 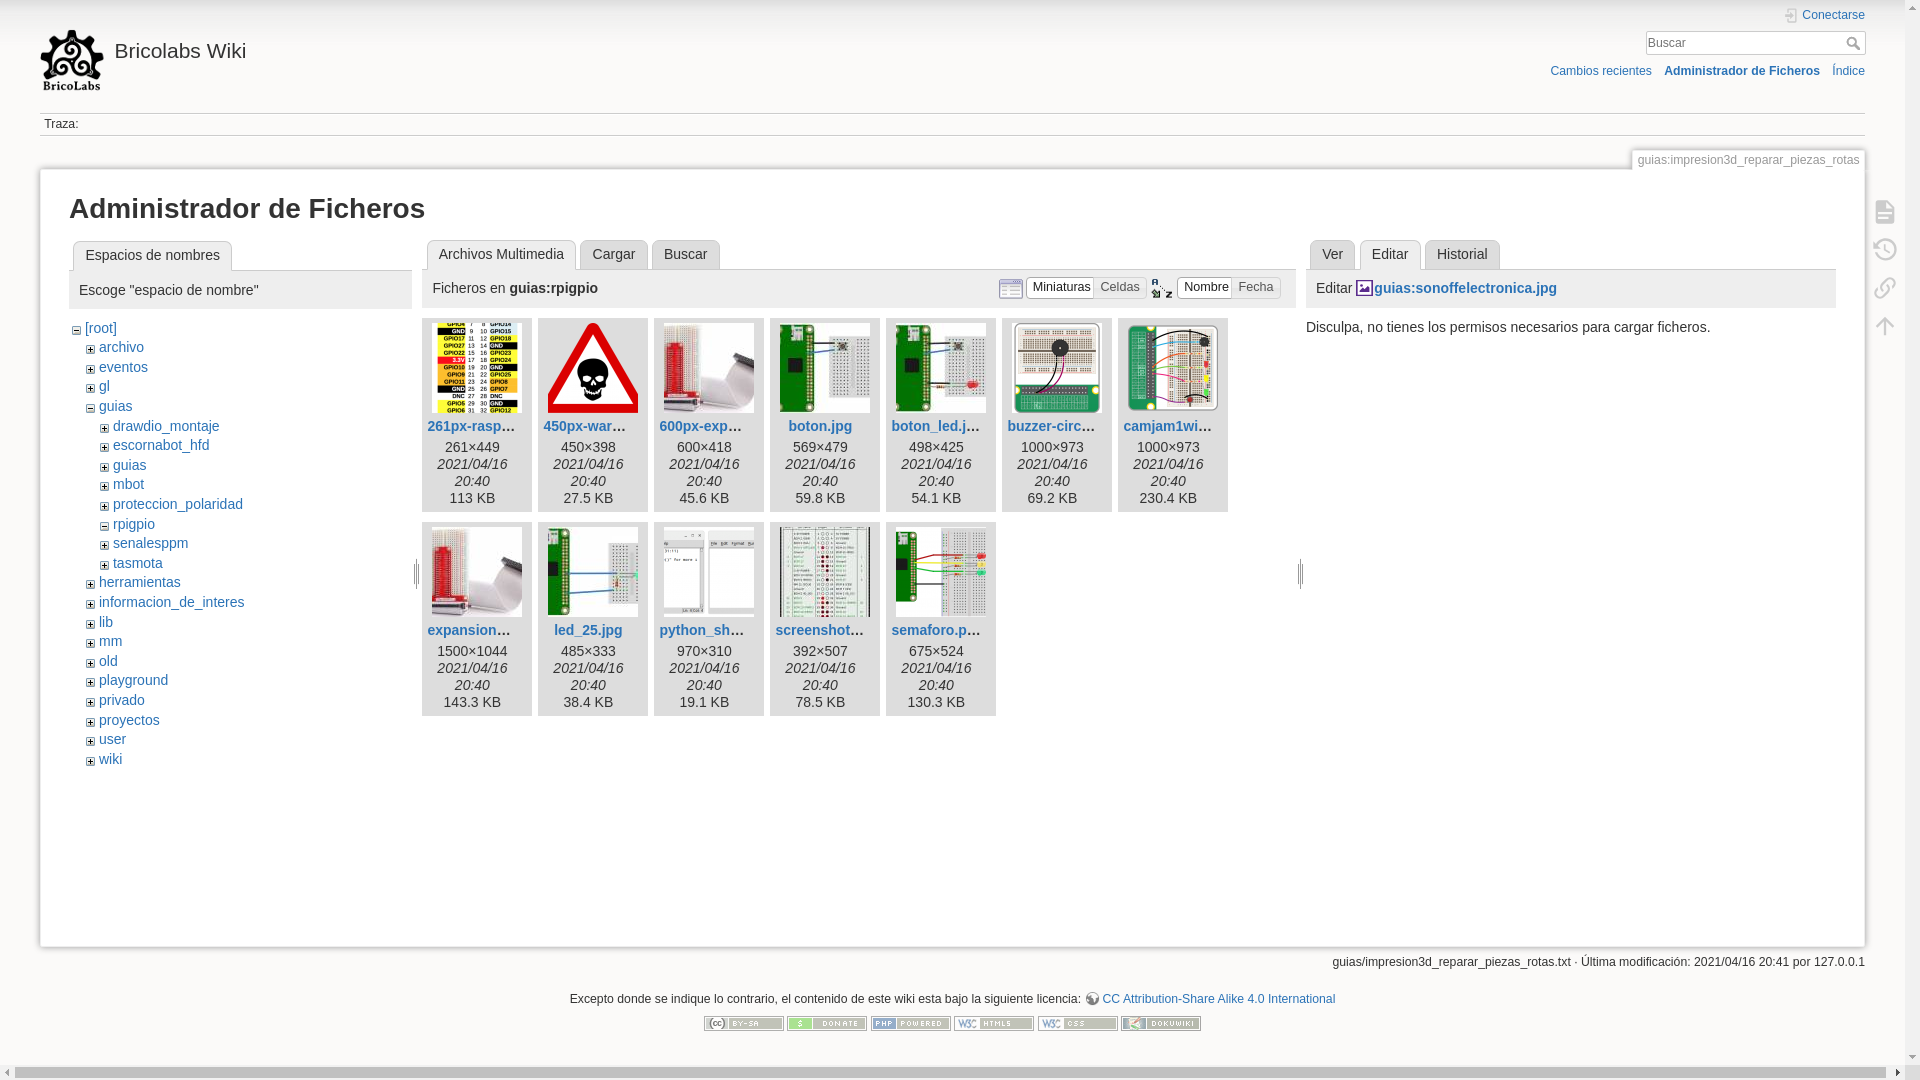 What do you see at coordinates (910, 1022) in the screenshot?
I see `'Powered by PHP'` at bounding box center [910, 1022].